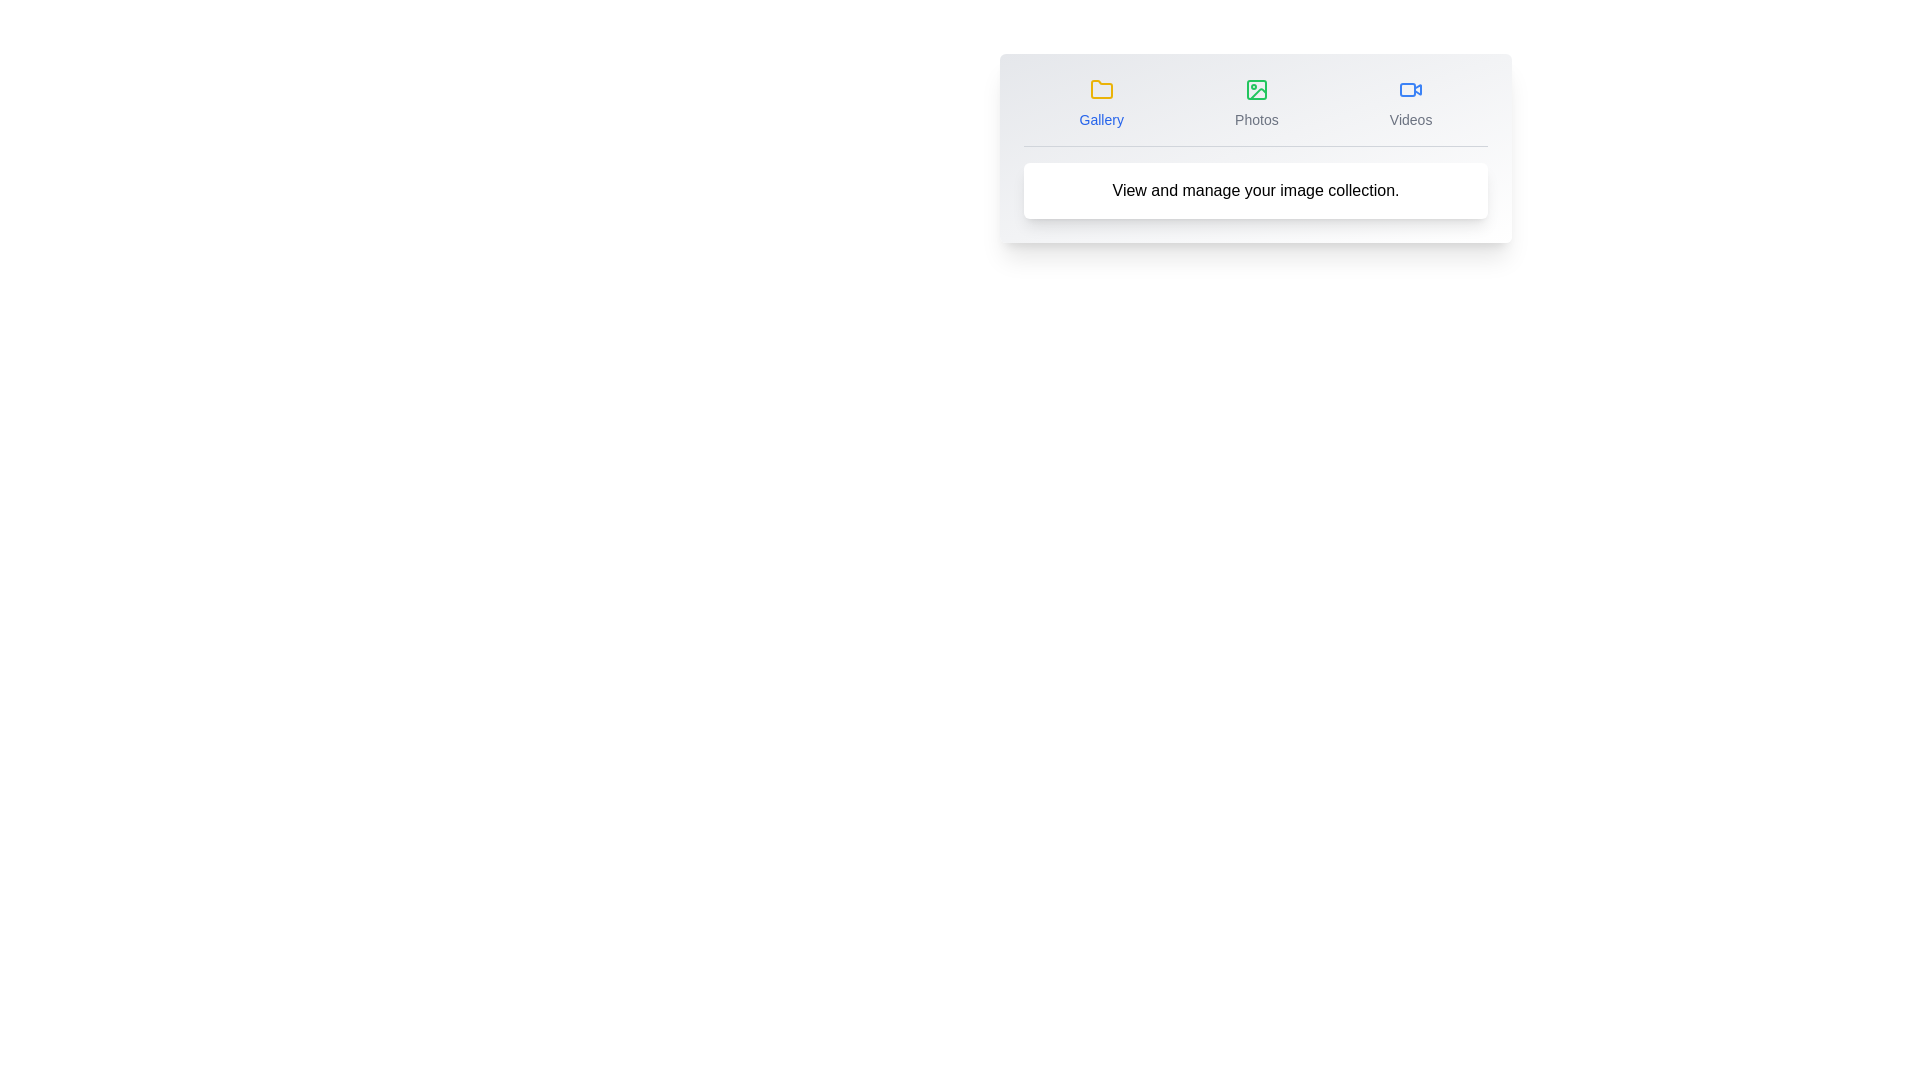  What do you see at coordinates (1410, 104) in the screenshot?
I see `the Videos tab icon to activate it` at bounding box center [1410, 104].